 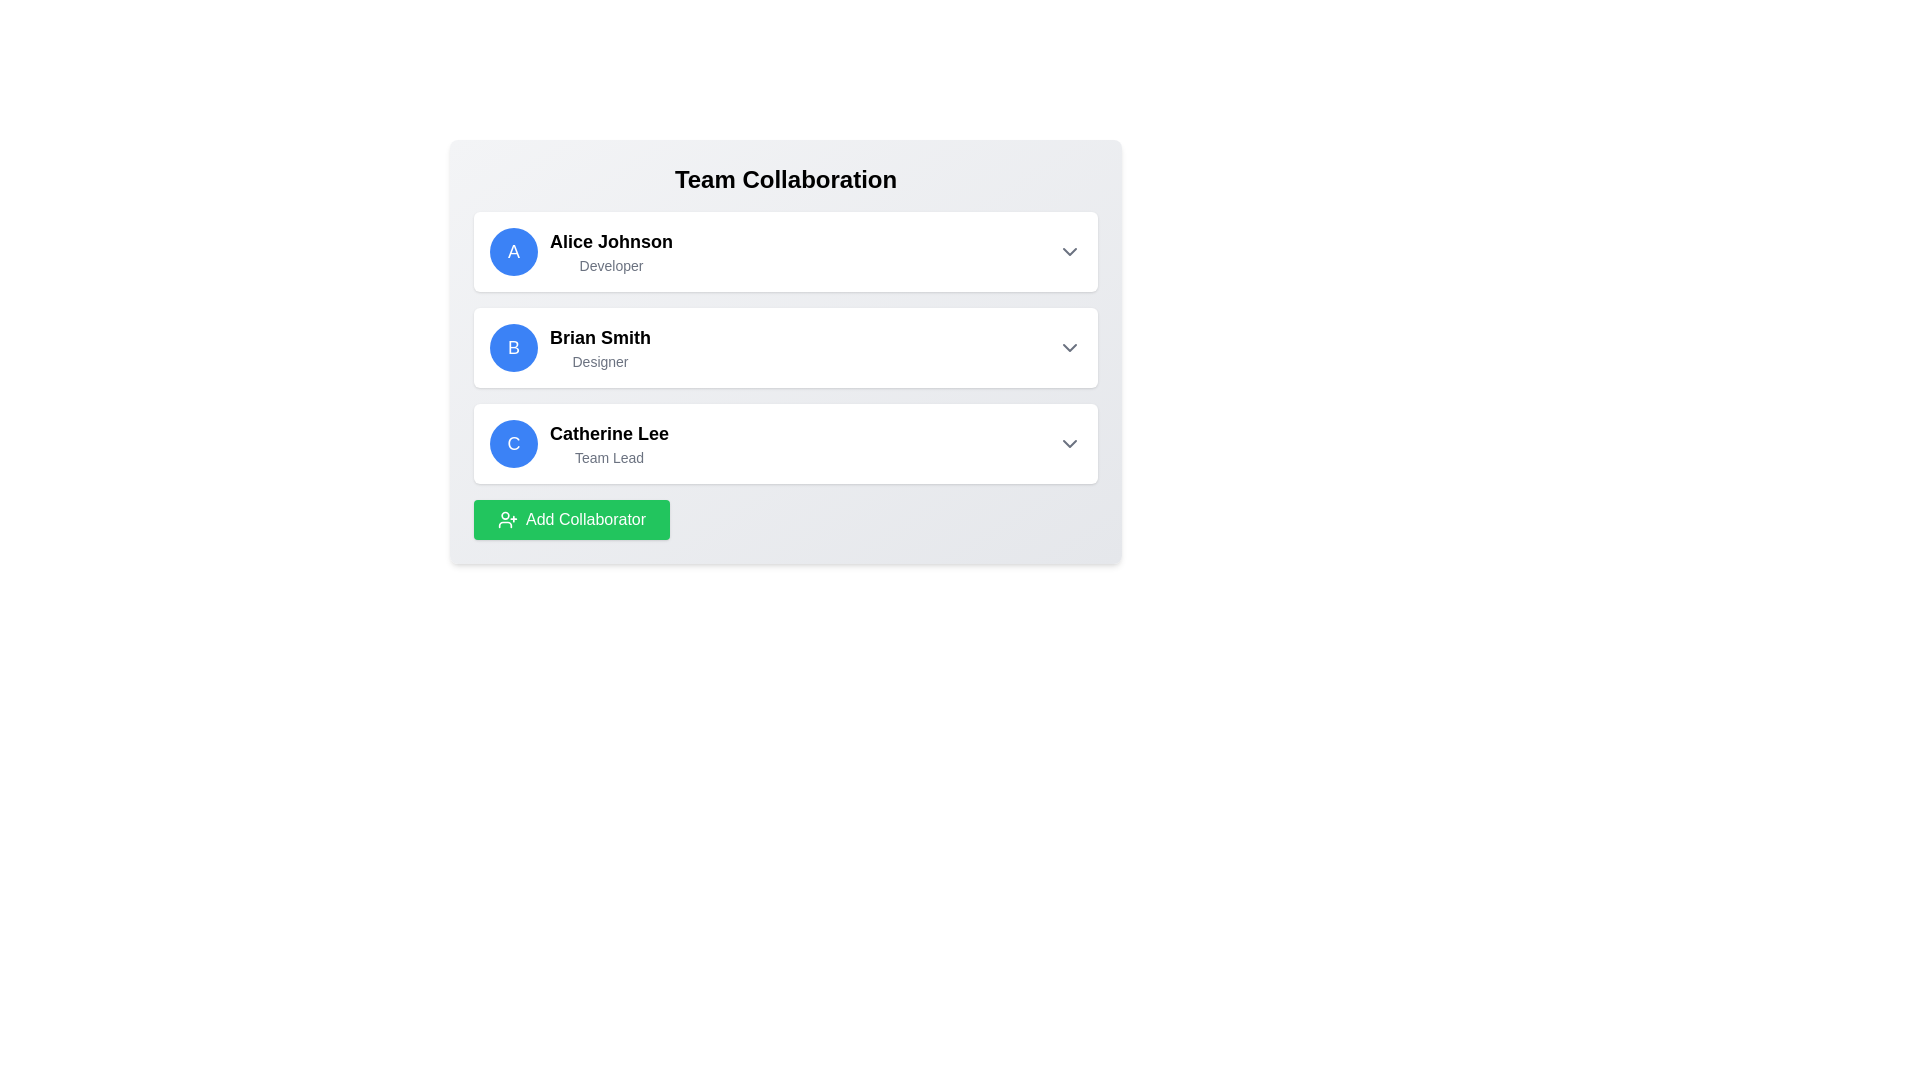 What do you see at coordinates (570, 519) in the screenshot?
I see `the 'Add Collaborator' button, which is a green rectangular button with white text and a user icon, located at the bottom-center of the 'Team Collaboration' panel` at bounding box center [570, 519].